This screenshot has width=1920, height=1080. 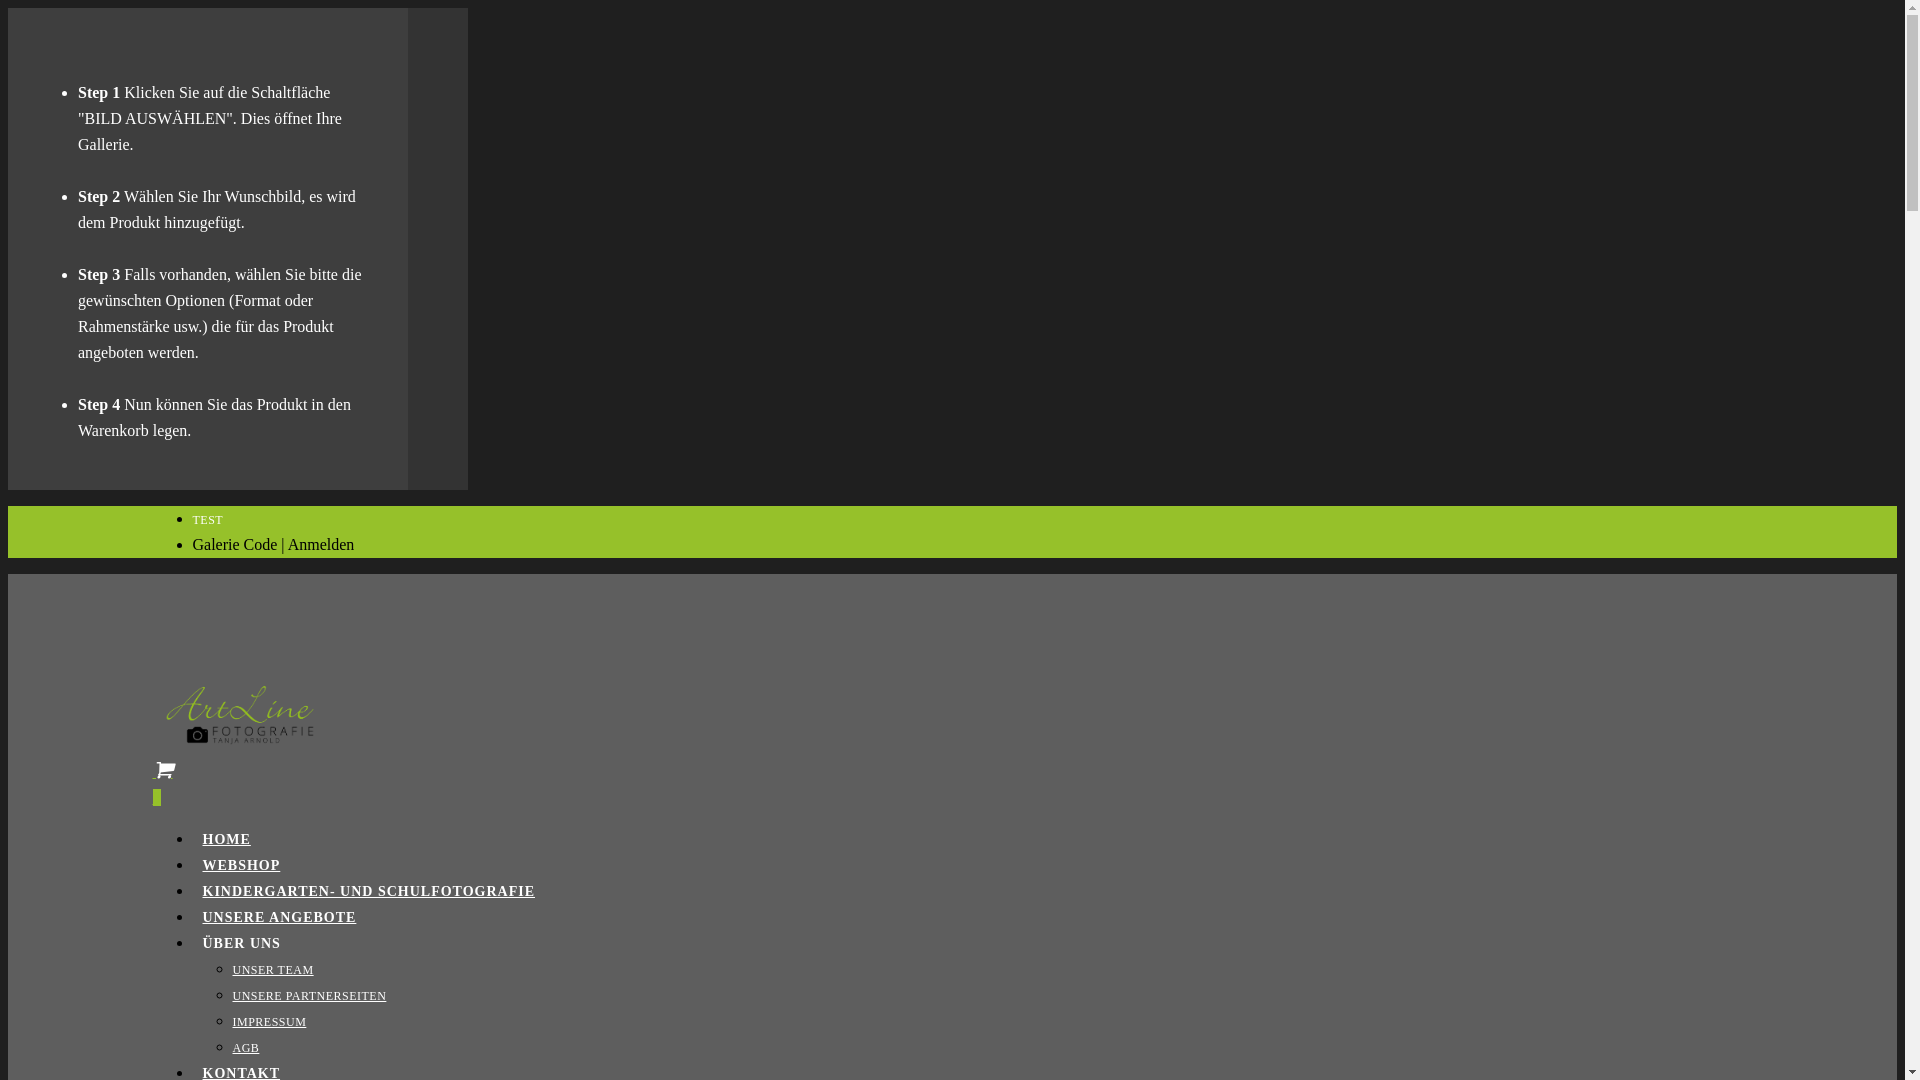 I want to click on 'WEBSHOP', so click(x=192, y=865).